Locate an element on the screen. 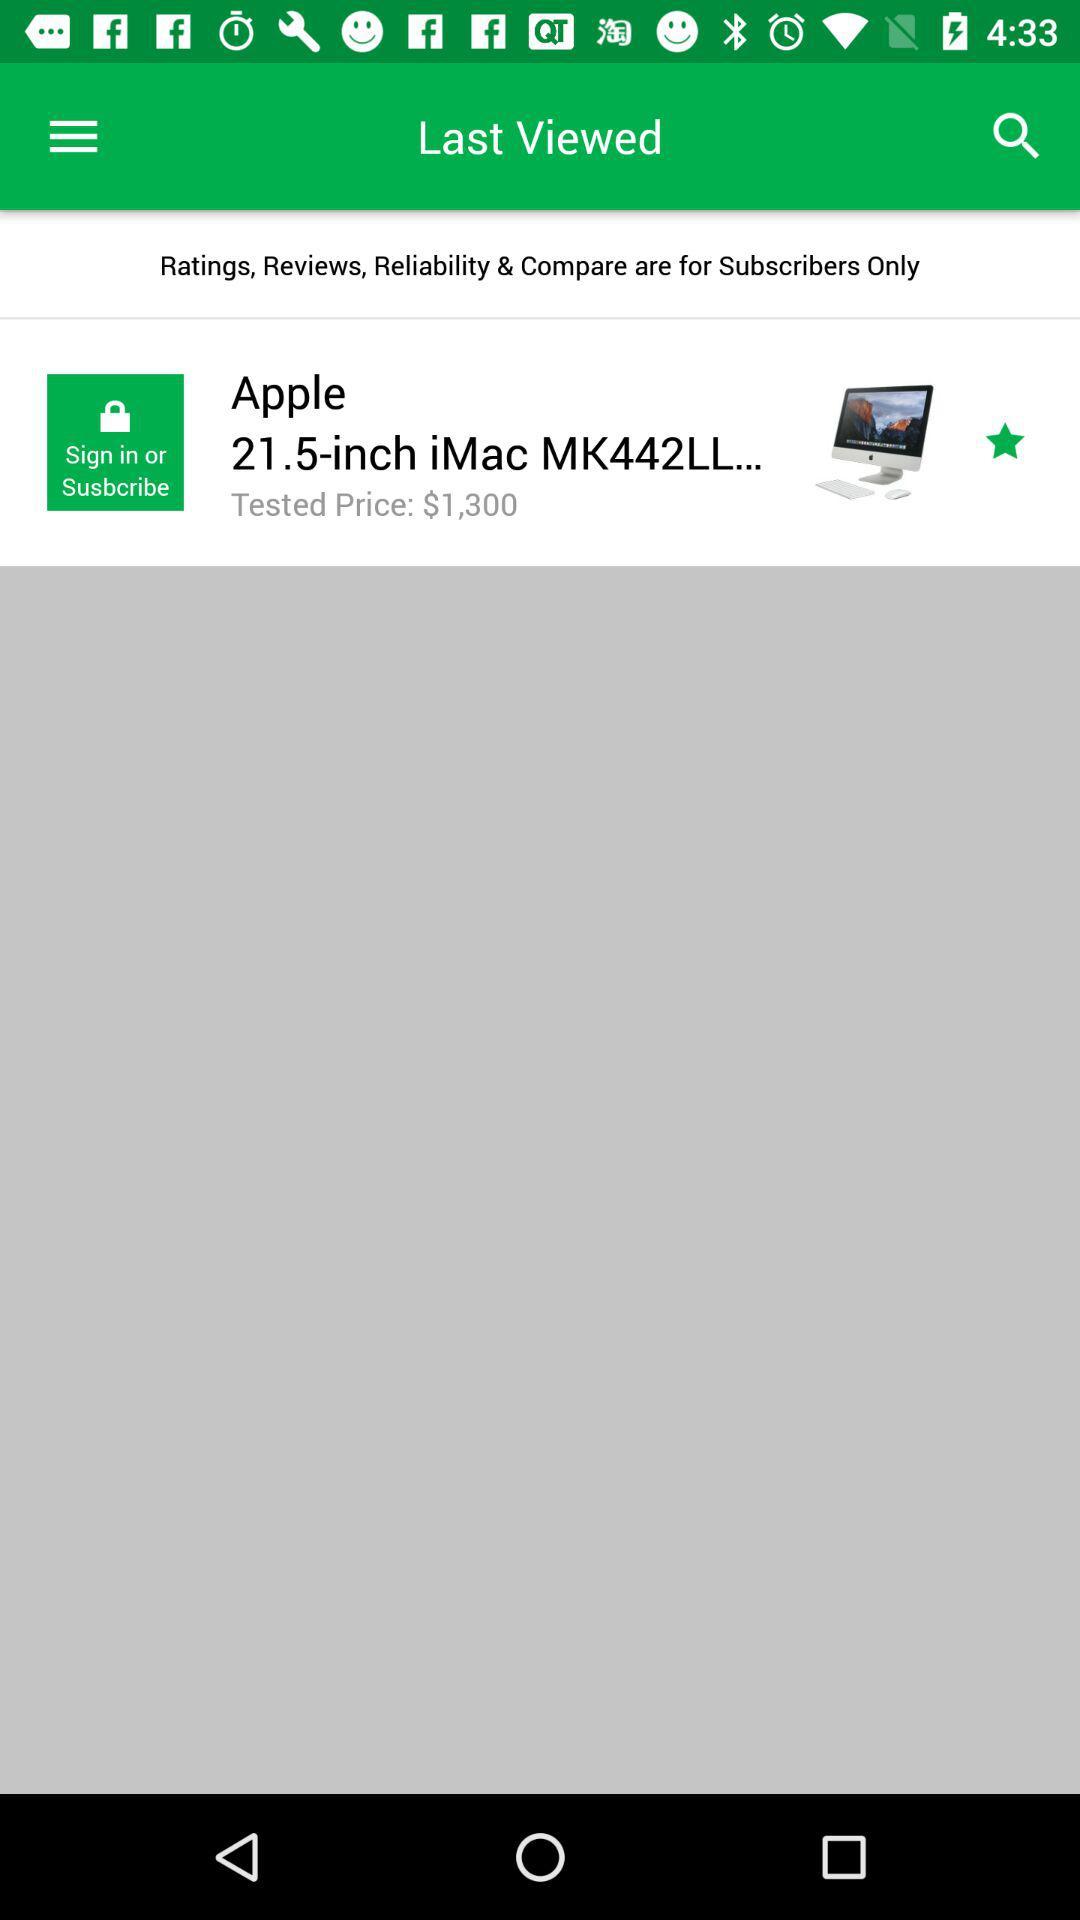 This screenshot has width=1080, height=1920. rating symbol is located at coordinates (1027, 441).